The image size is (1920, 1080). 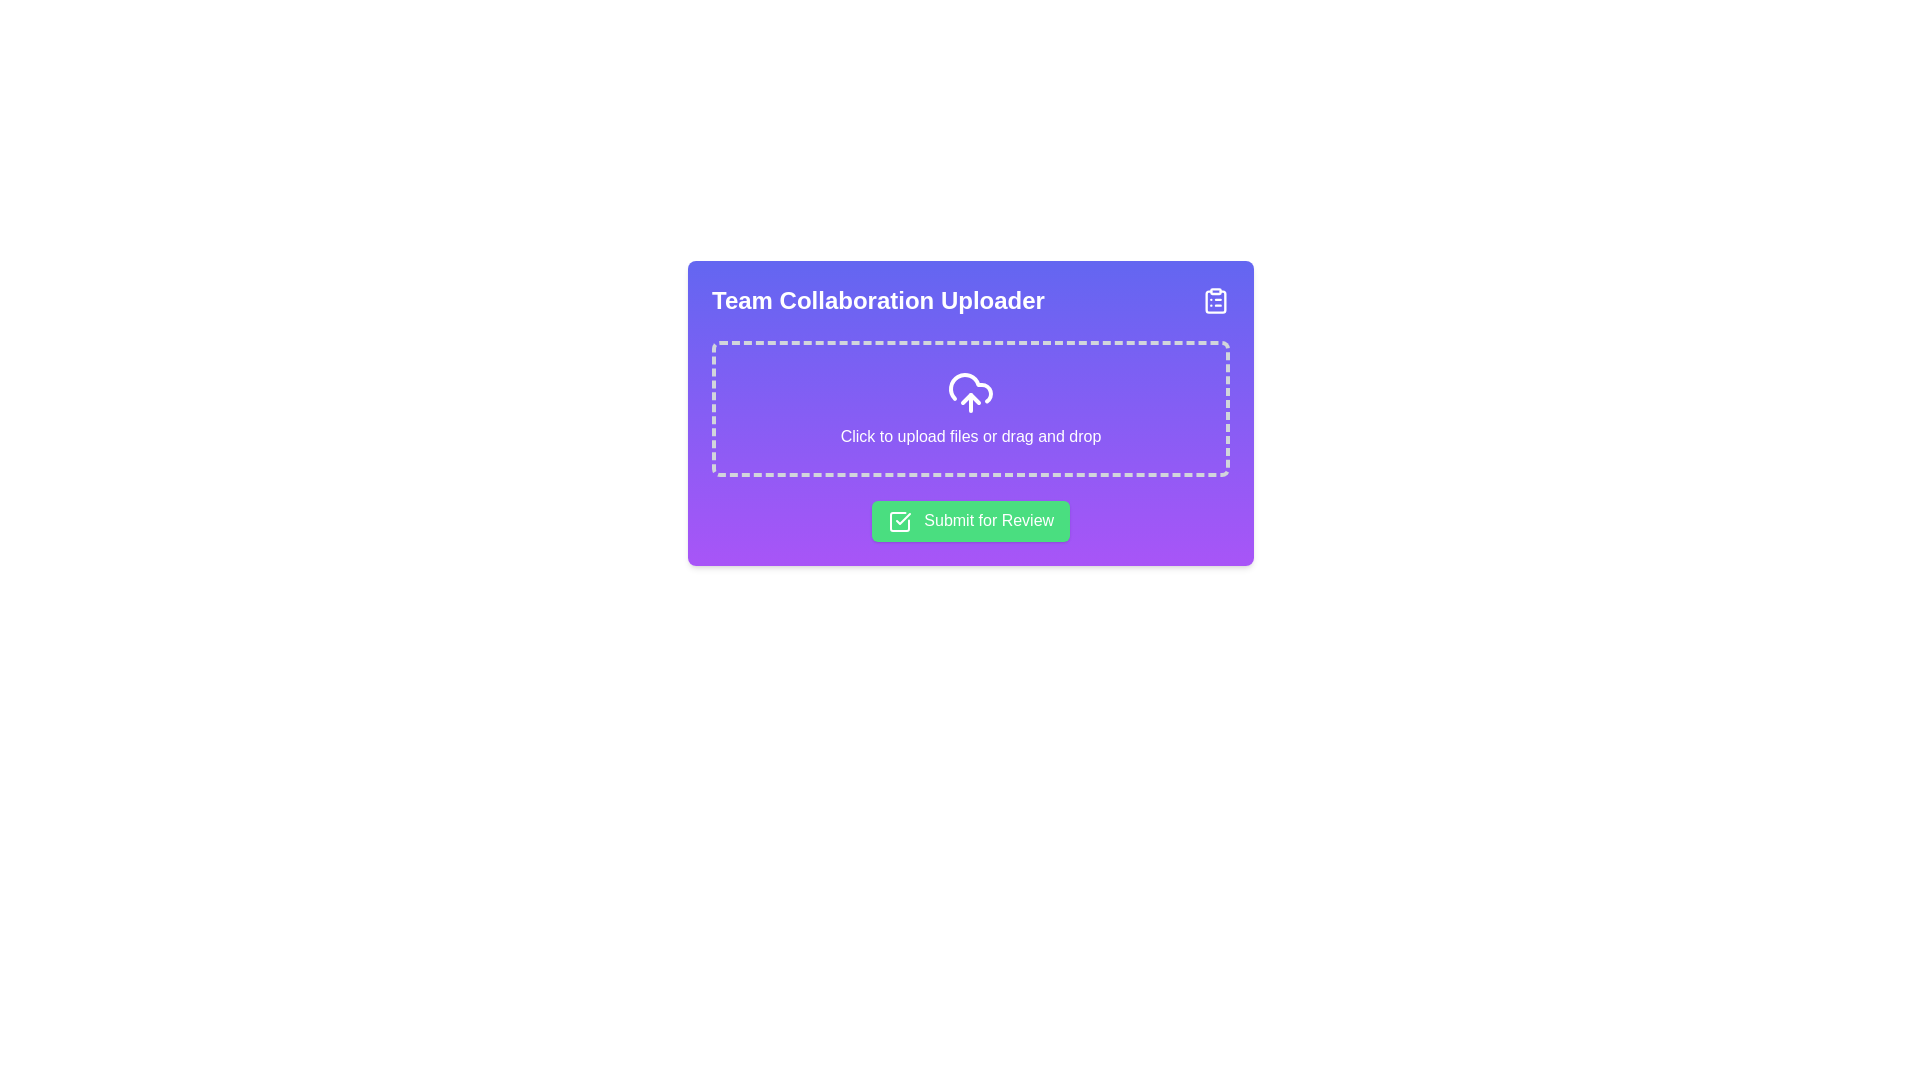 What do you see at coordinates (970, 300) in the screenshot?
I see `the header element at the top of the card section` at bounding box center [970, 300].